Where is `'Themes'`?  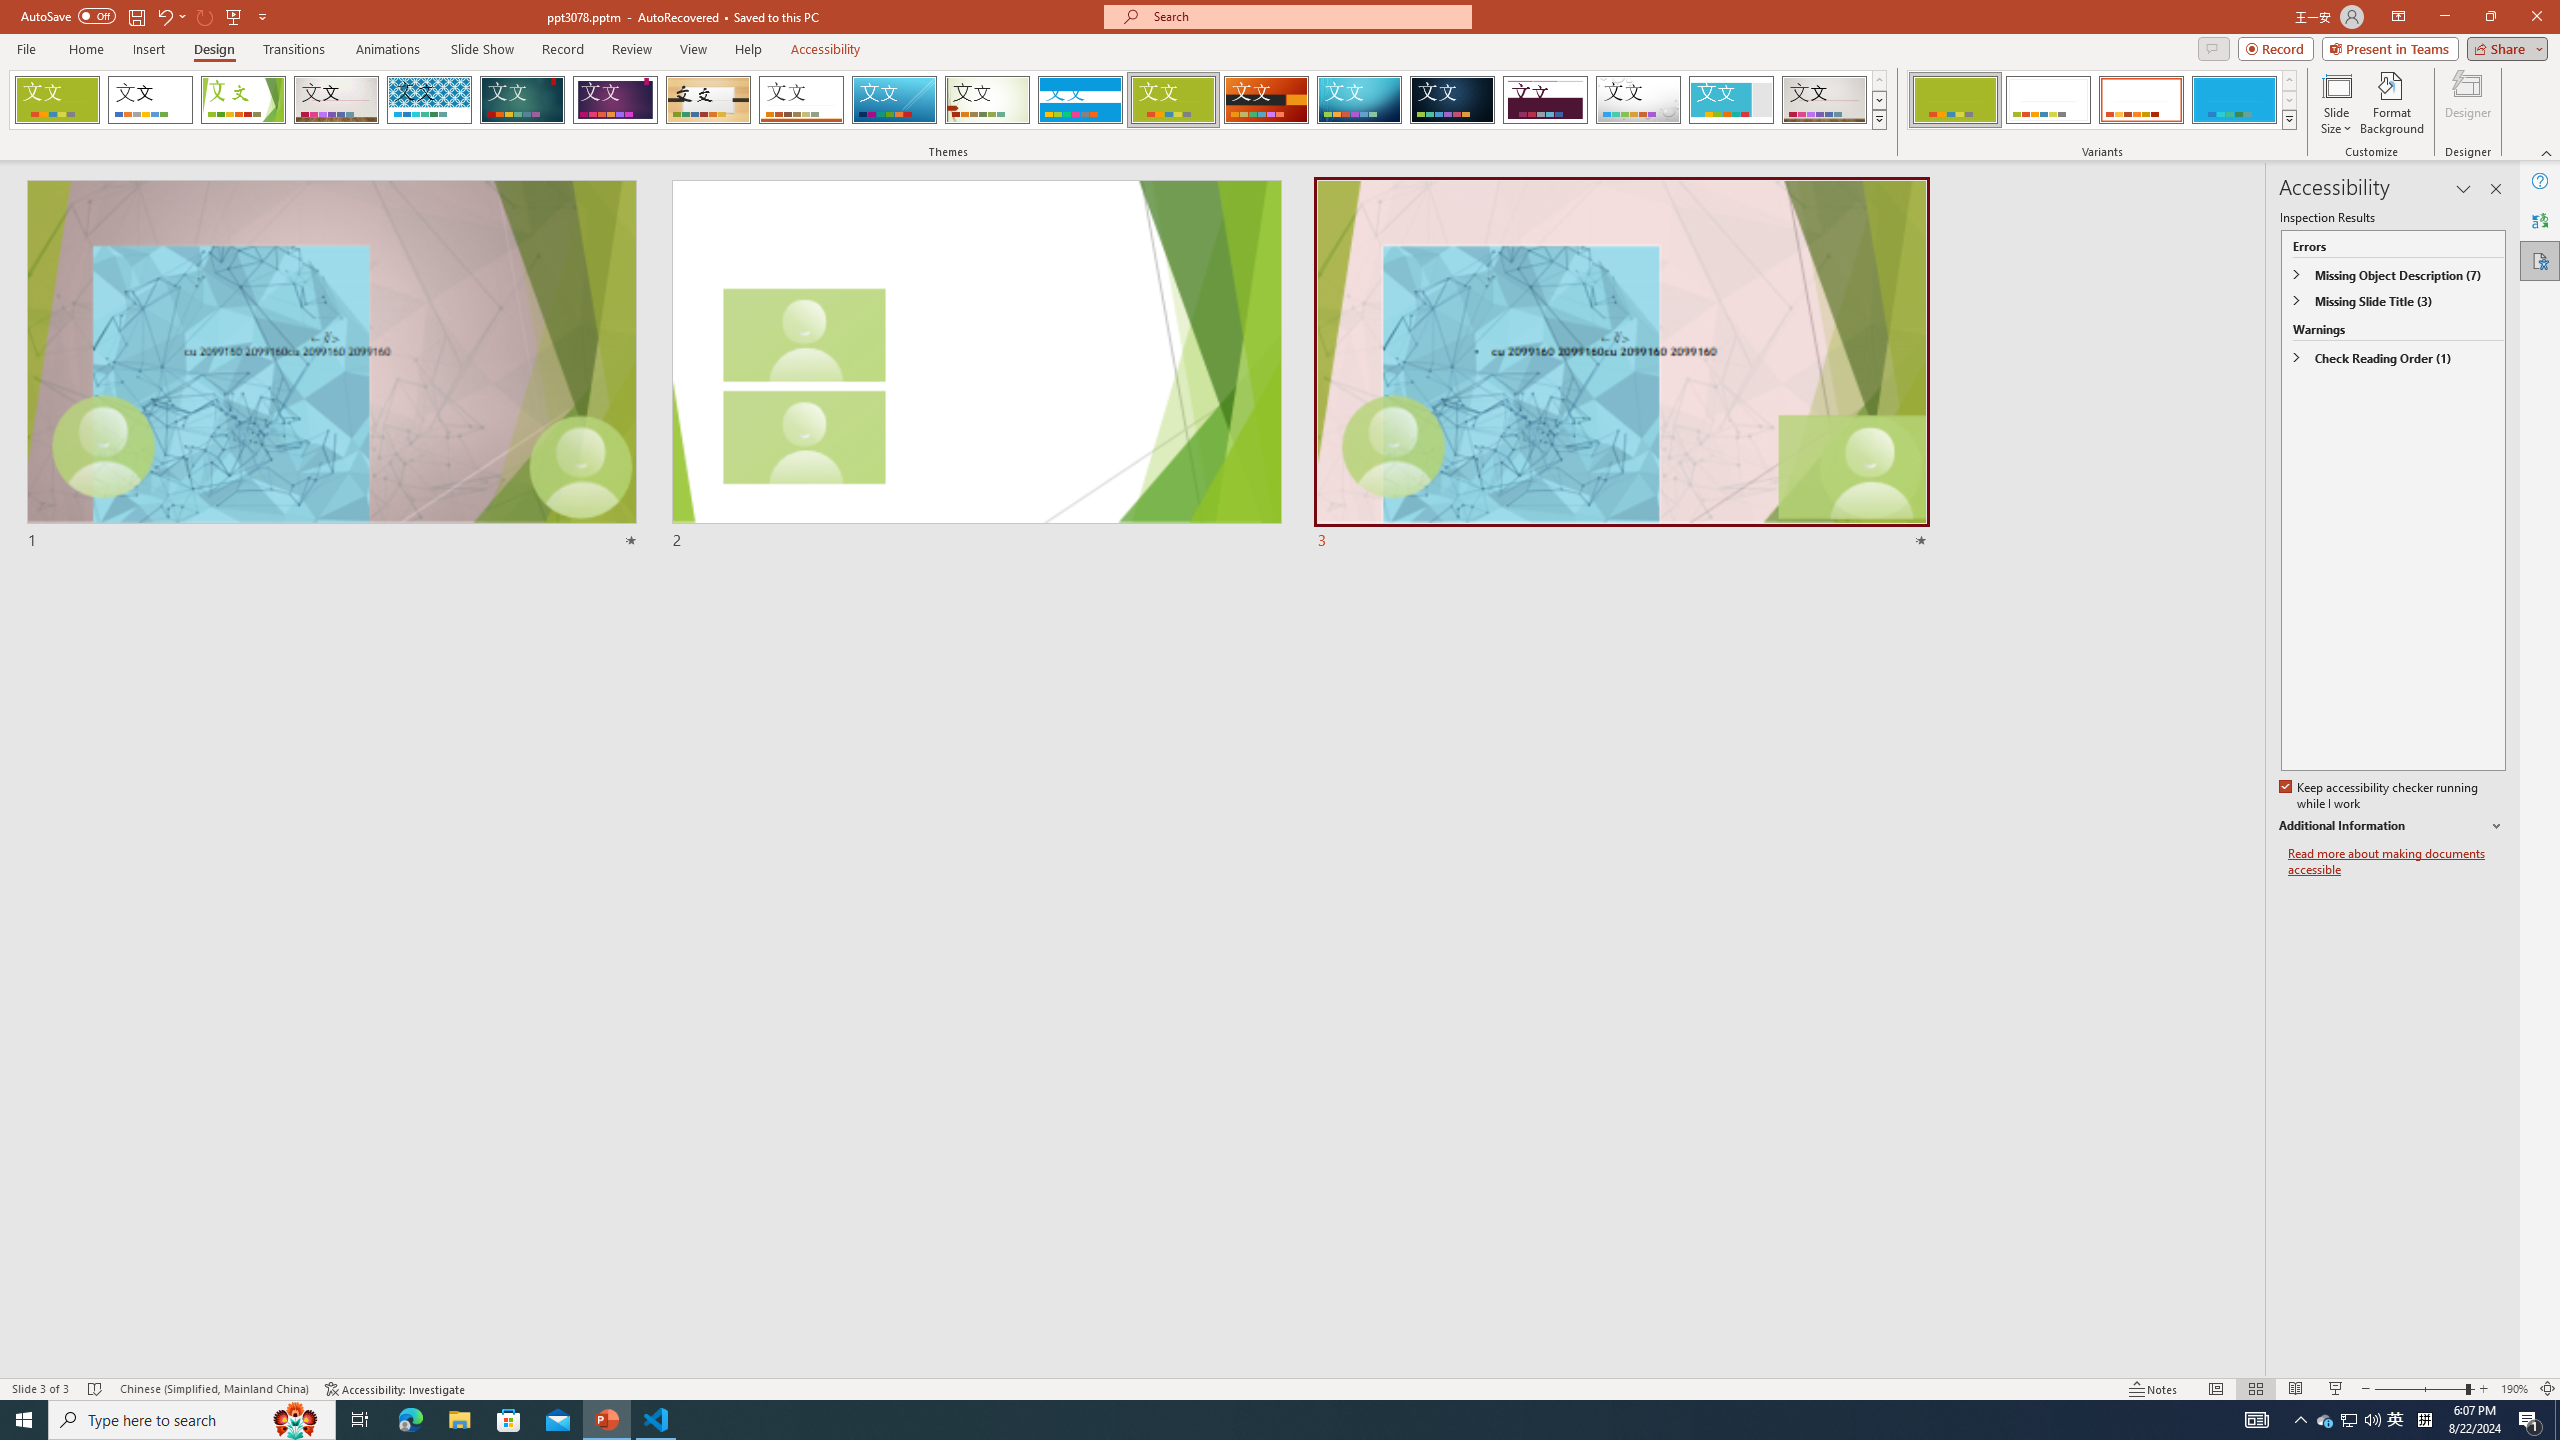
'Themes' is located at coordinates (1879, 118).